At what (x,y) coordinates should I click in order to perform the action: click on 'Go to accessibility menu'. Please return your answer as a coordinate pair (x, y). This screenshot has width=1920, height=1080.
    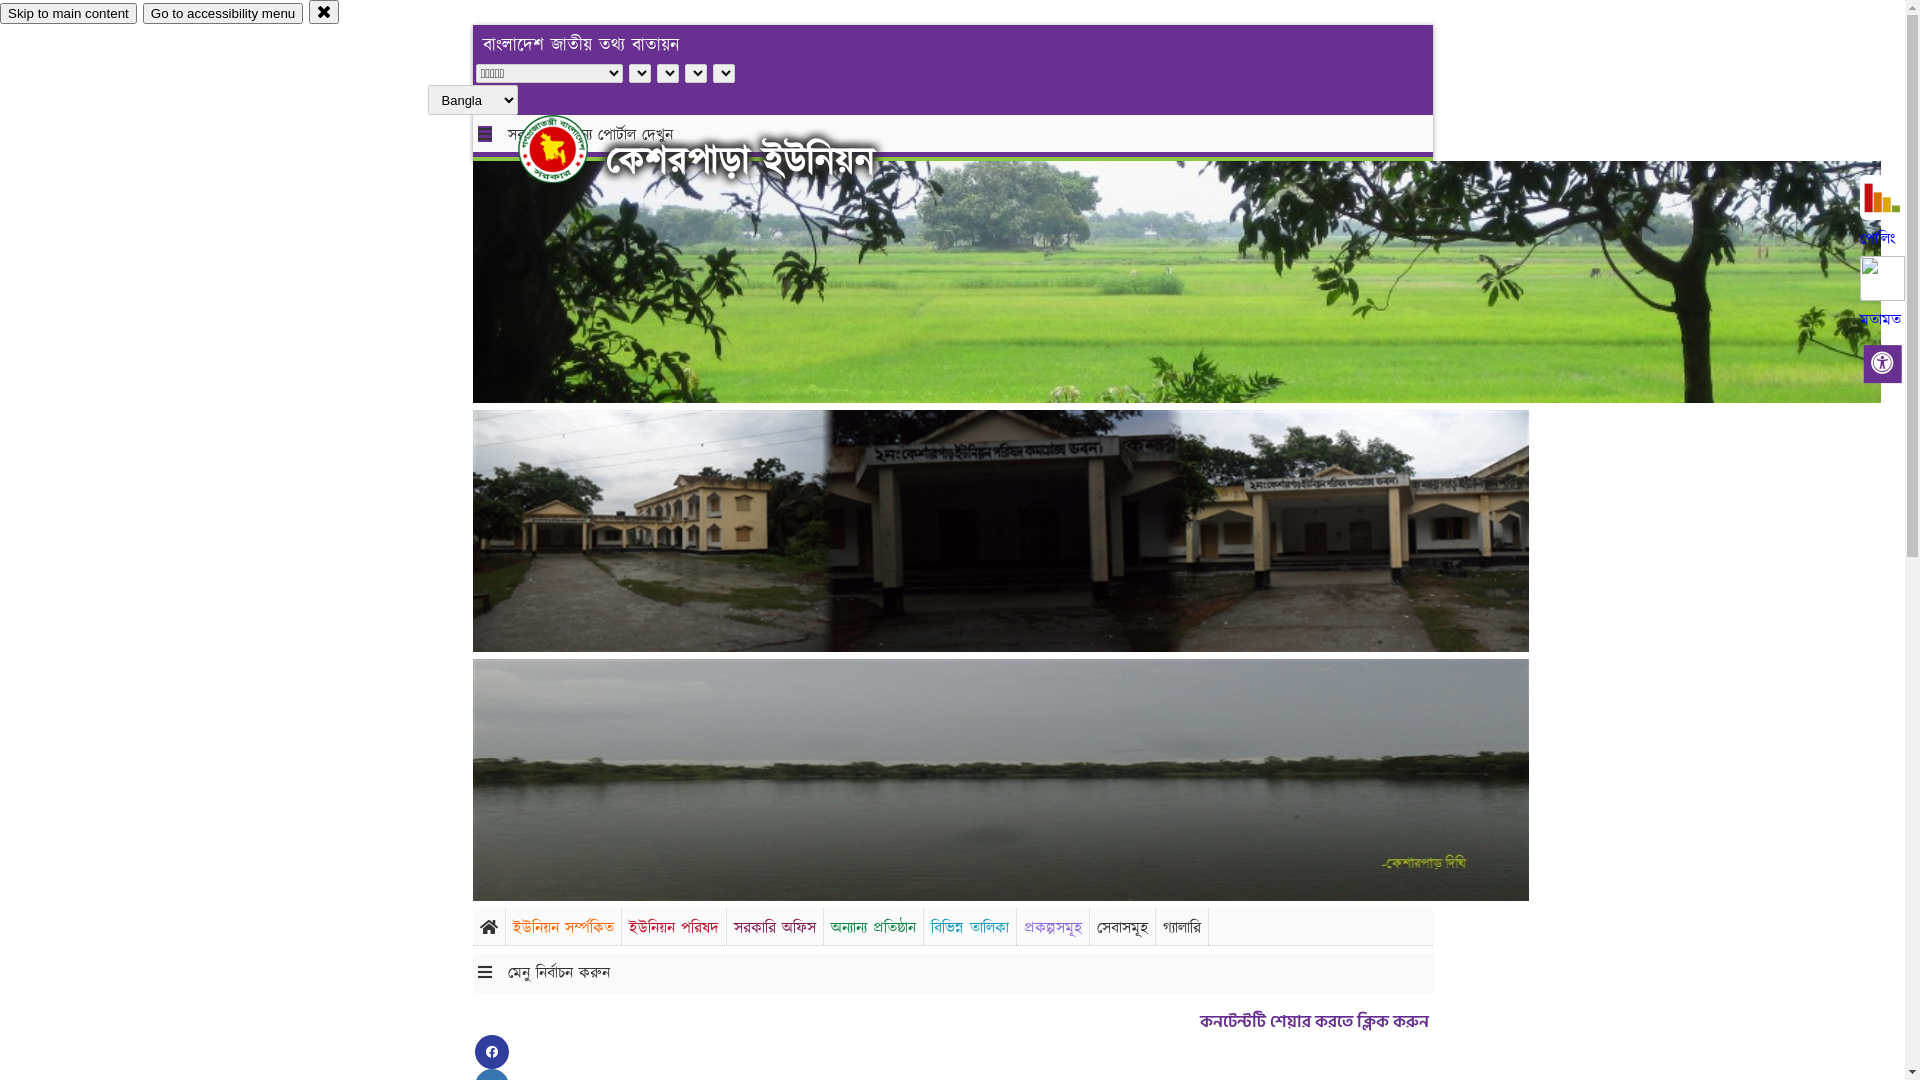
    Looking at the image, I should click on (142, 13).